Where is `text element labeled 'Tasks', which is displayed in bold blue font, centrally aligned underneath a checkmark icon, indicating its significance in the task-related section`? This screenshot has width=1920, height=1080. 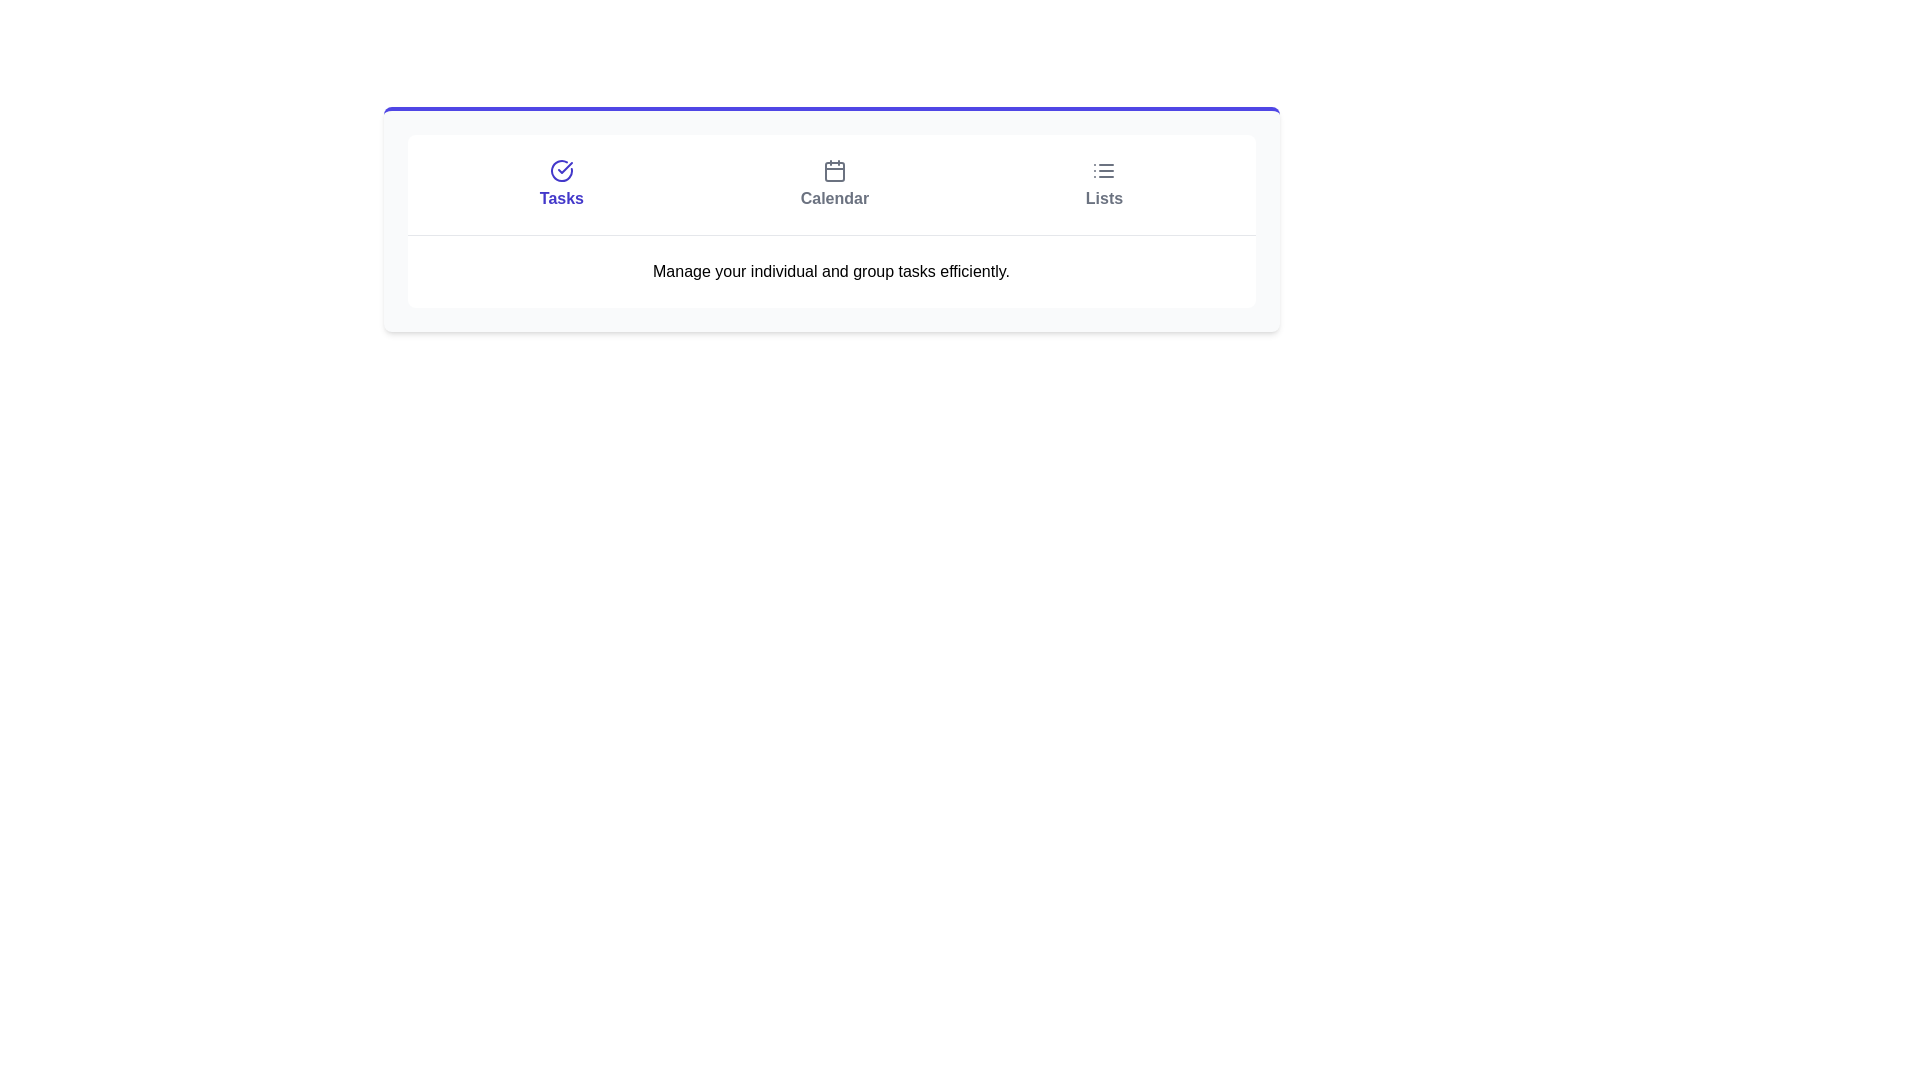
text element labeled 'Tasks', which is displayed in bold blue font, centrally aligned underneath a checkmark icon, indicating its significance in the task-related section is located at coordinates (560, 199).